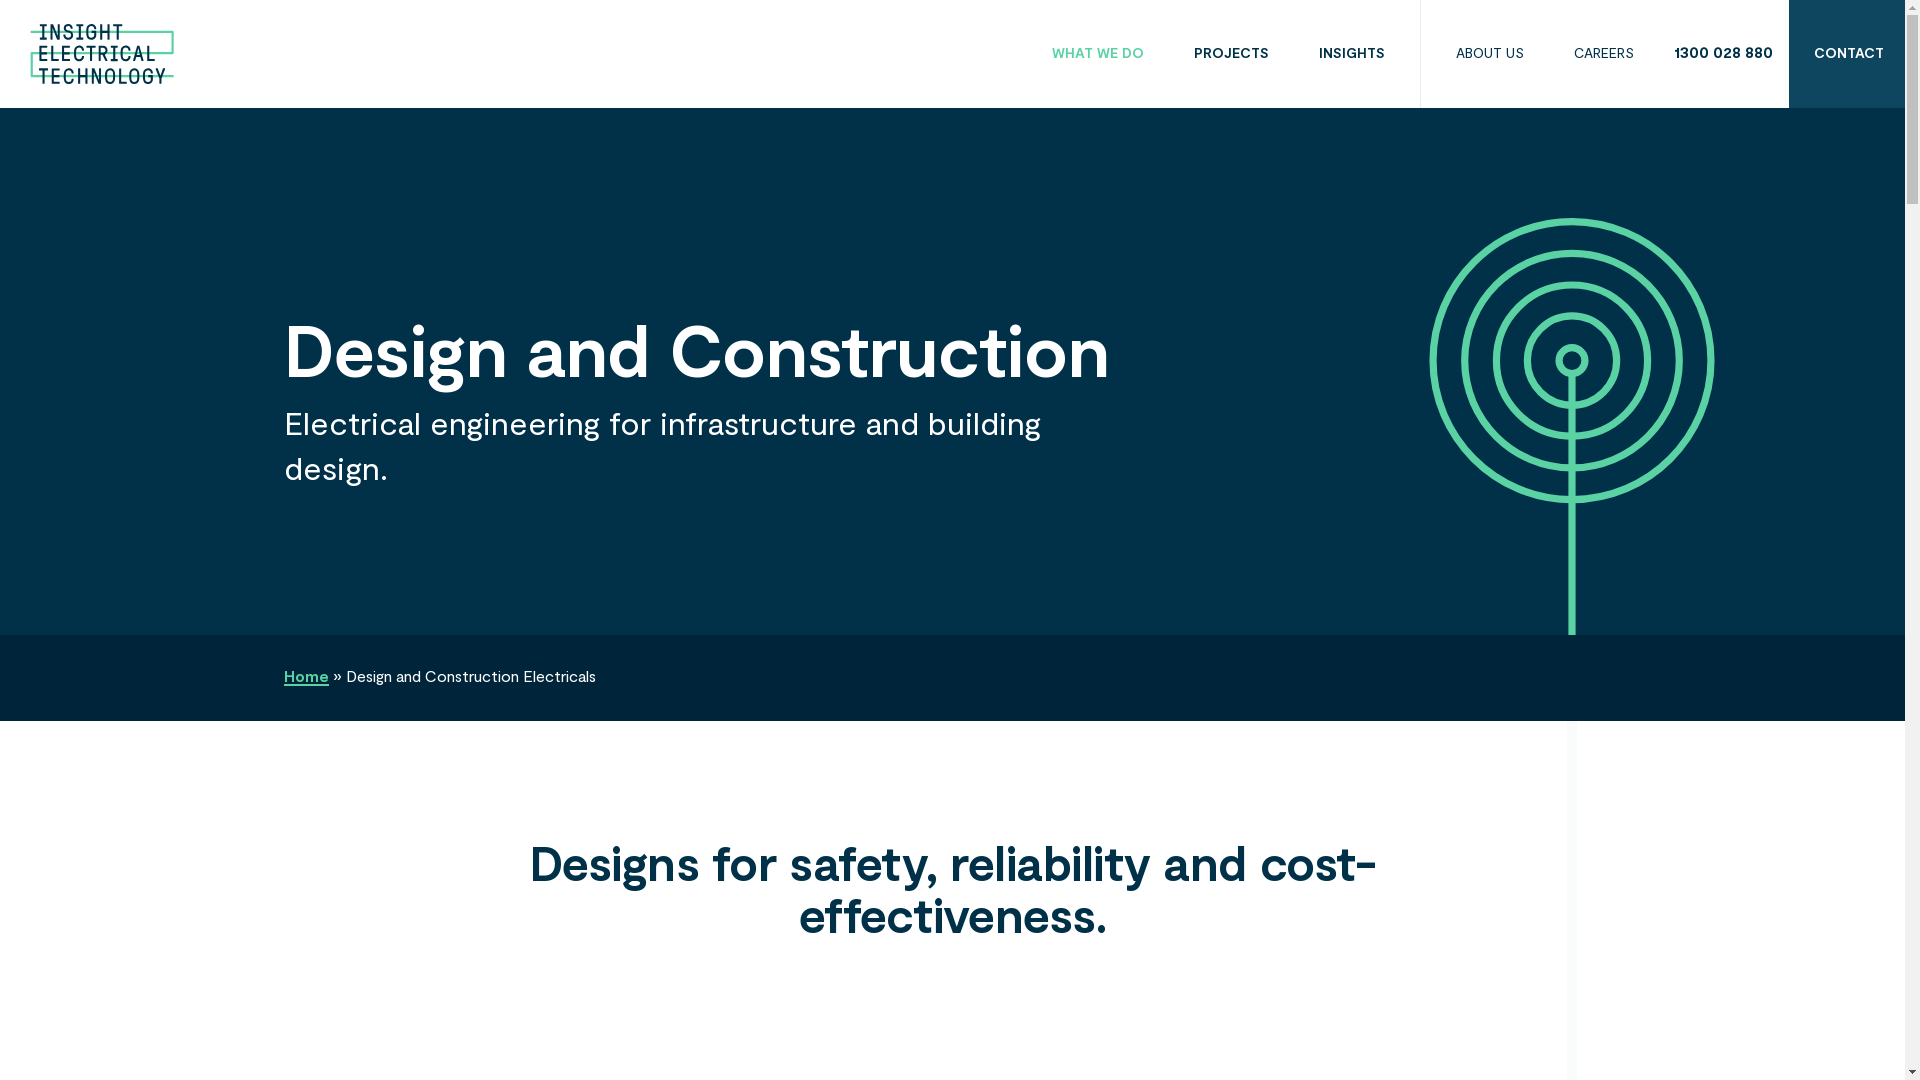 The width and height of the screenshot is (1920, 1080). Describe the element at coordinates (1230, 53) in the screenshot. I see `'PROJECTS'` at that location.